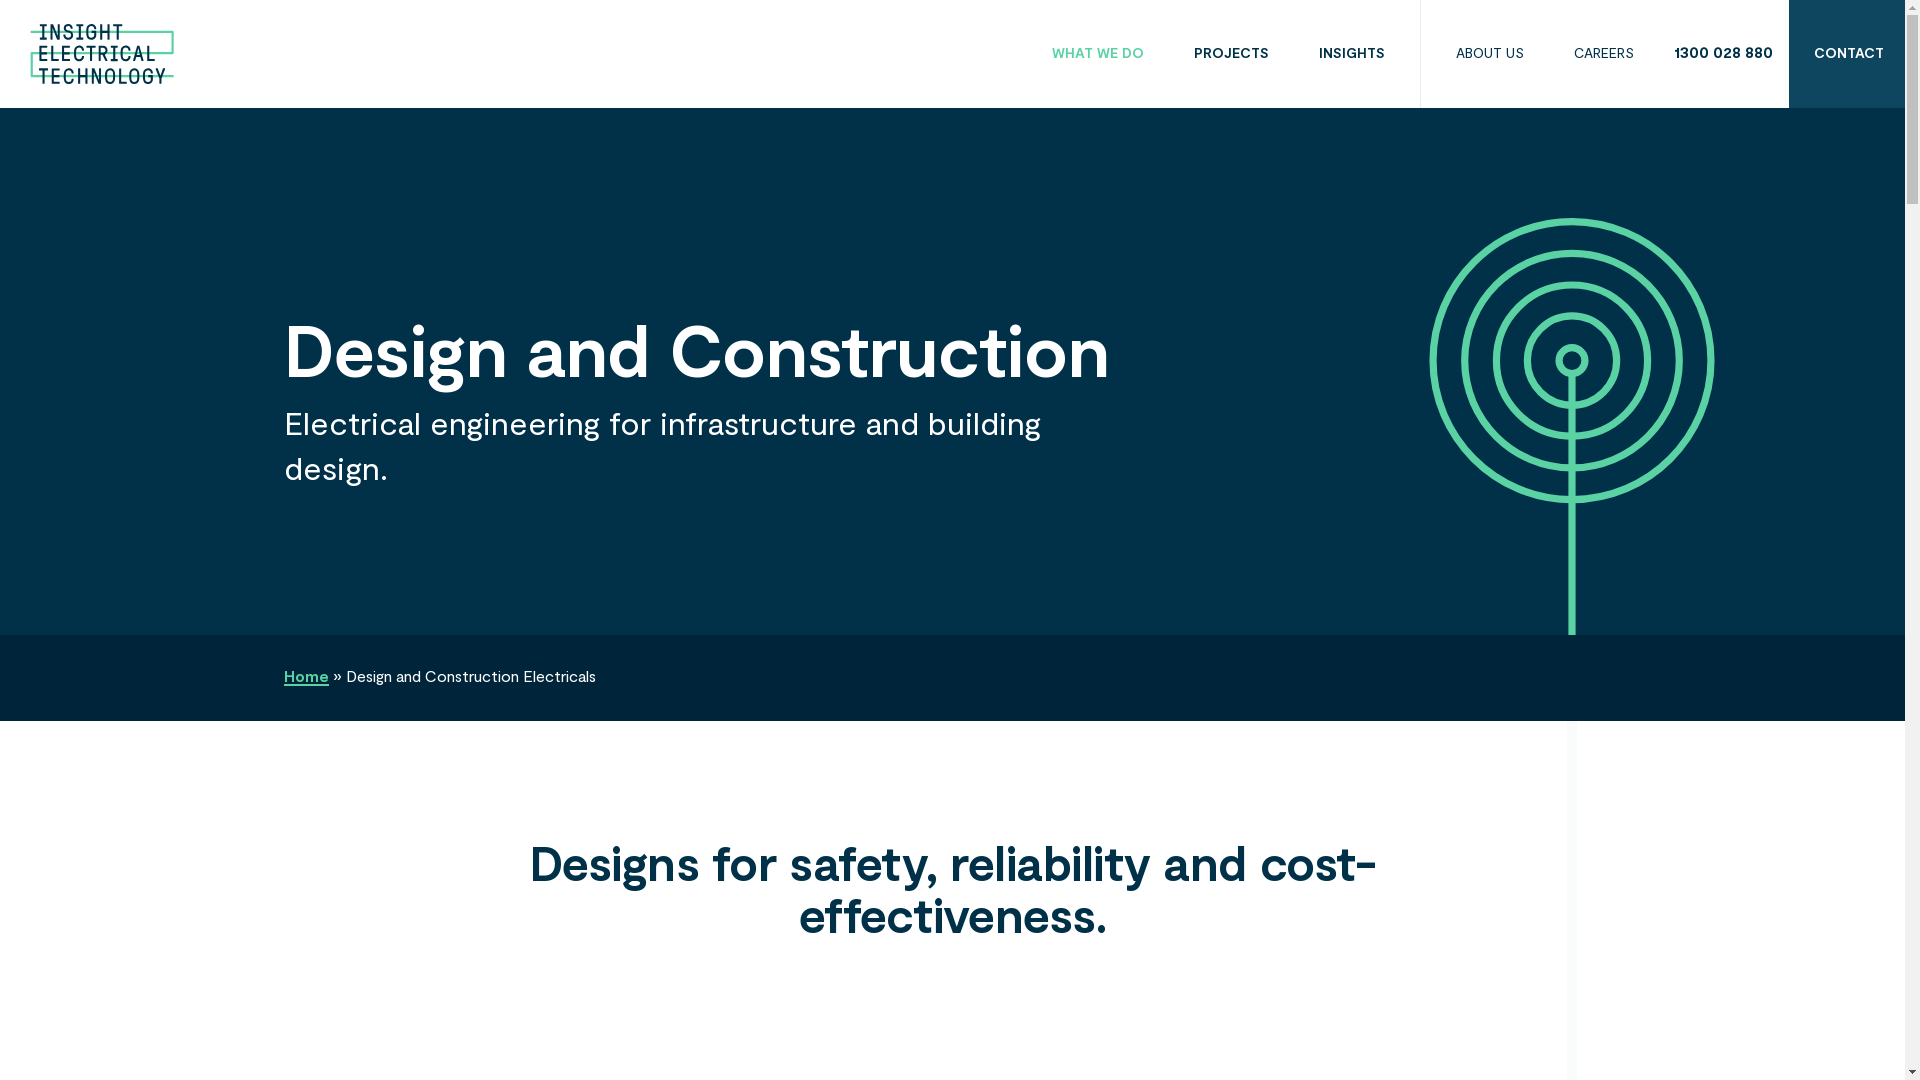 The width and height of the screenshot is (1920, 1080). Describe the element at coordinates (1230, 53) in the screenshot. I see `'PROJECTS'` at that location.